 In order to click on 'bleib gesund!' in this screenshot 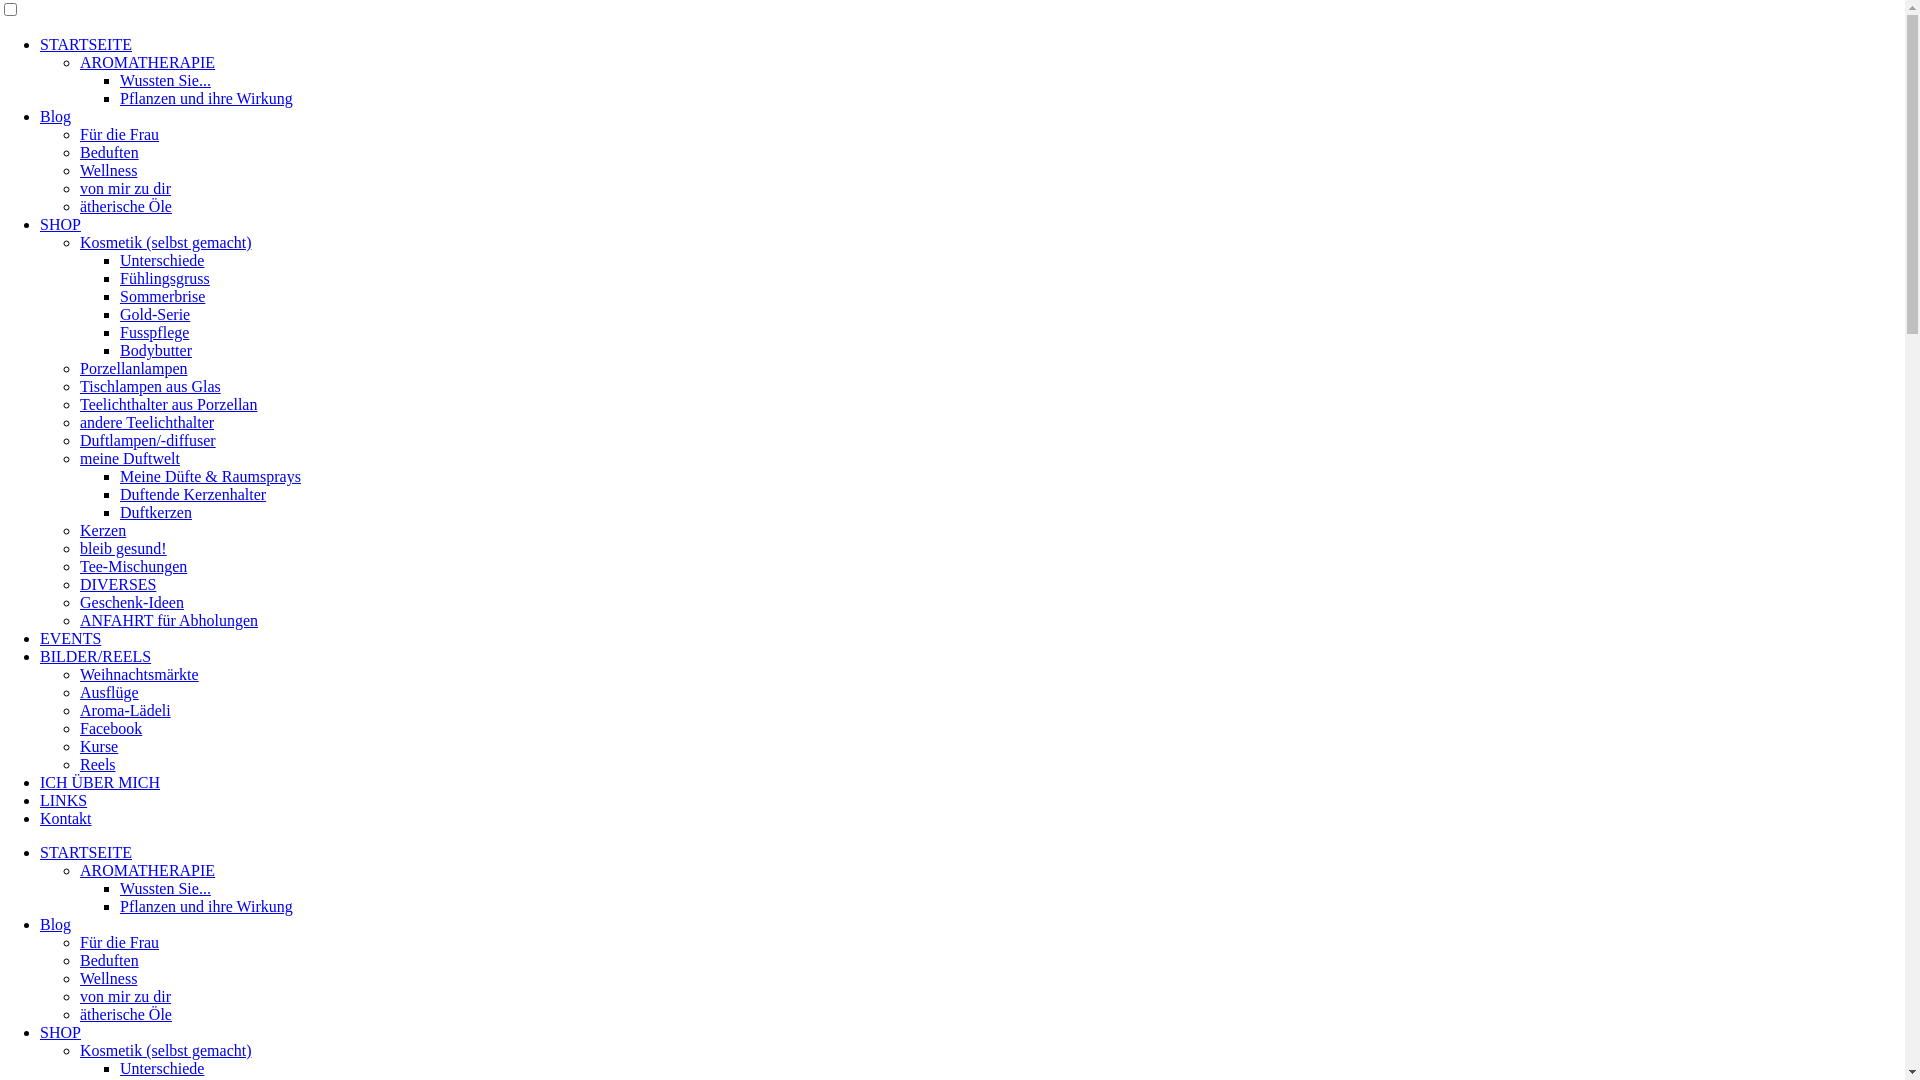, I will do `click(122, 548)`.